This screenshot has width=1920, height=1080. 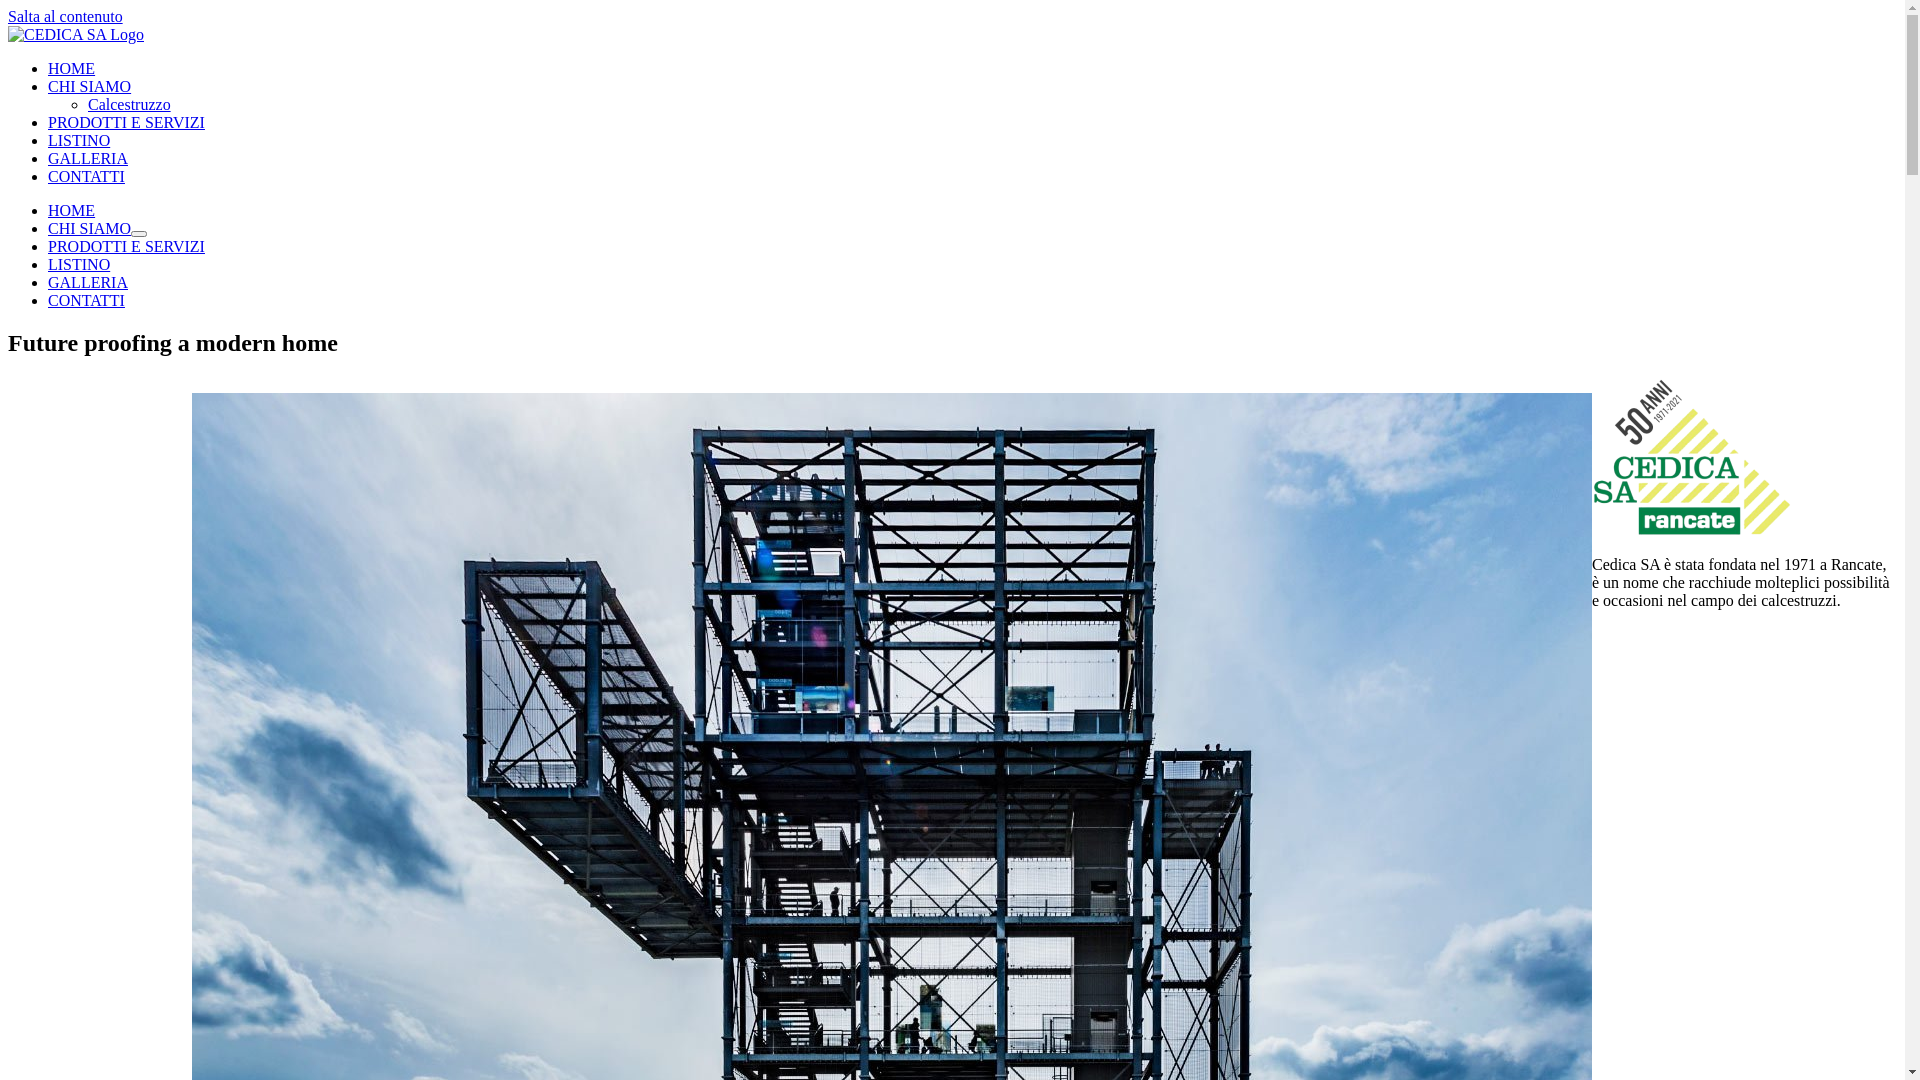 What do you see at coordinates (125, 245) in the screenshot?
I see `'PRODOTTI E SERVIZI'` at bounding box center [125, 245].